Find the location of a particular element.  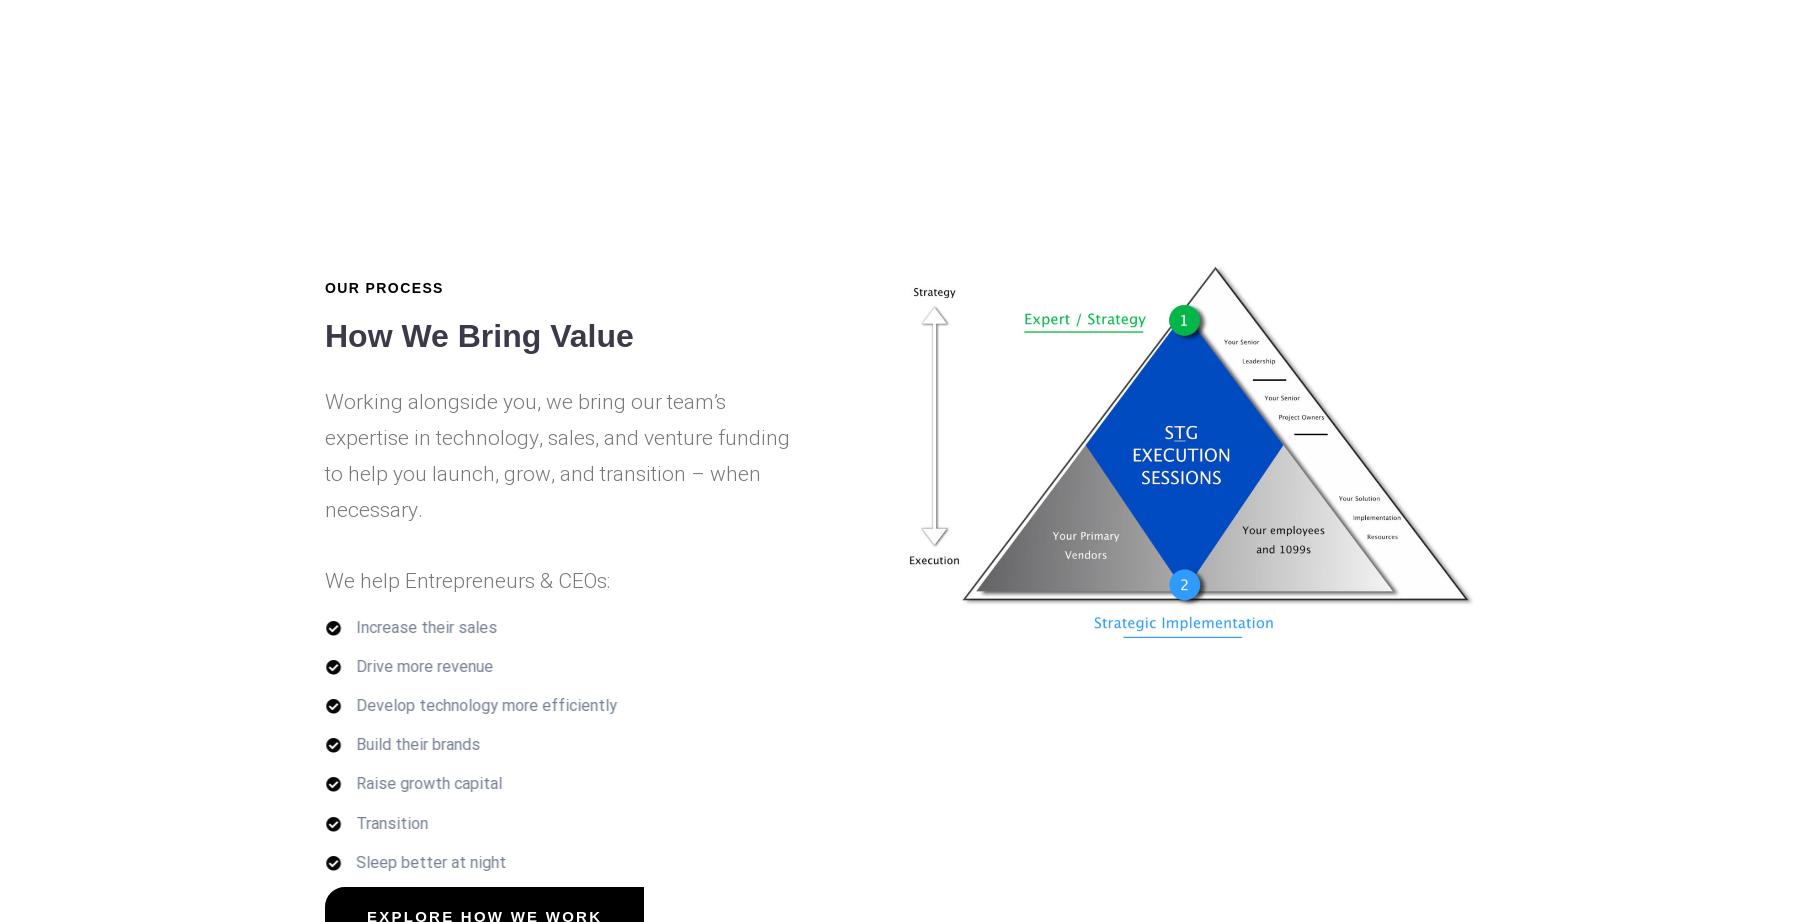

'Raise growth capital' is located at coordinates (428, 782).